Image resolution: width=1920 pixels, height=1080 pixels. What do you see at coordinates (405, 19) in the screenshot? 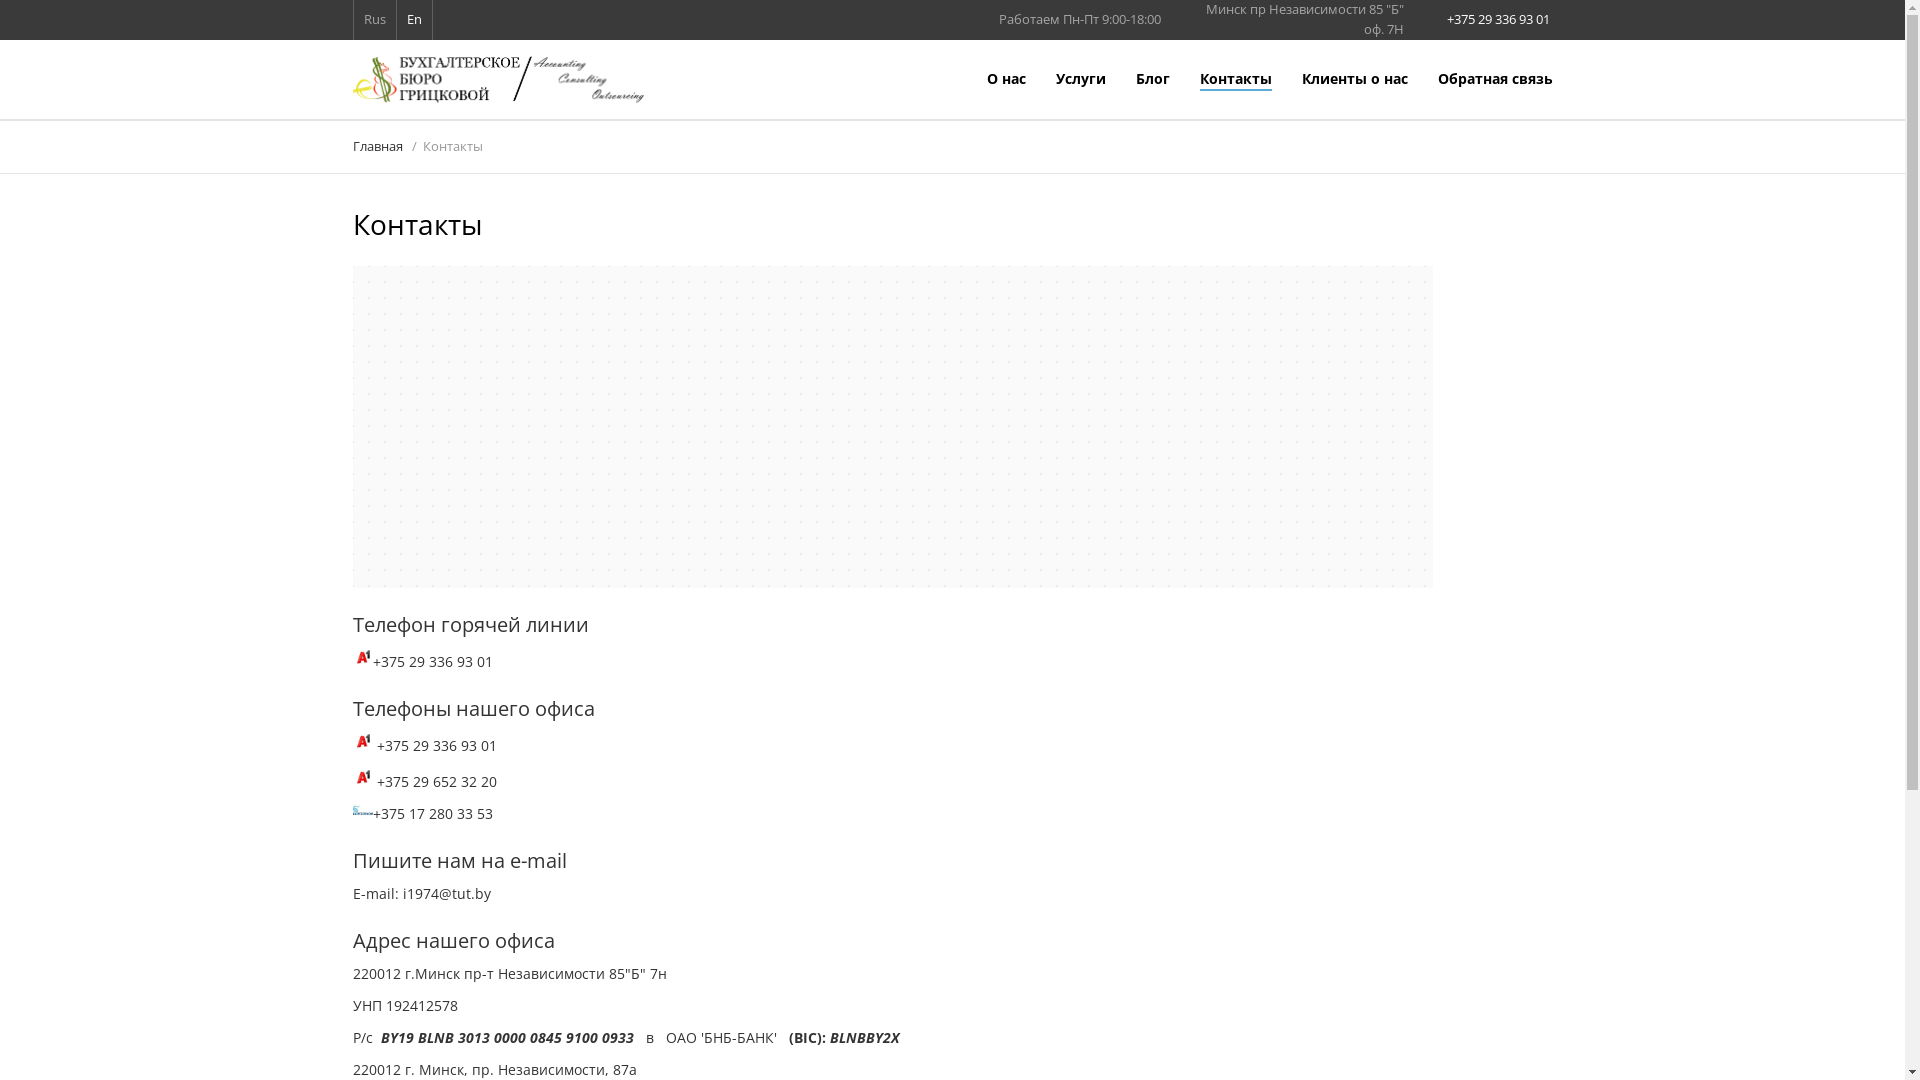
I see `'En'` at bounding box center [405, 19].